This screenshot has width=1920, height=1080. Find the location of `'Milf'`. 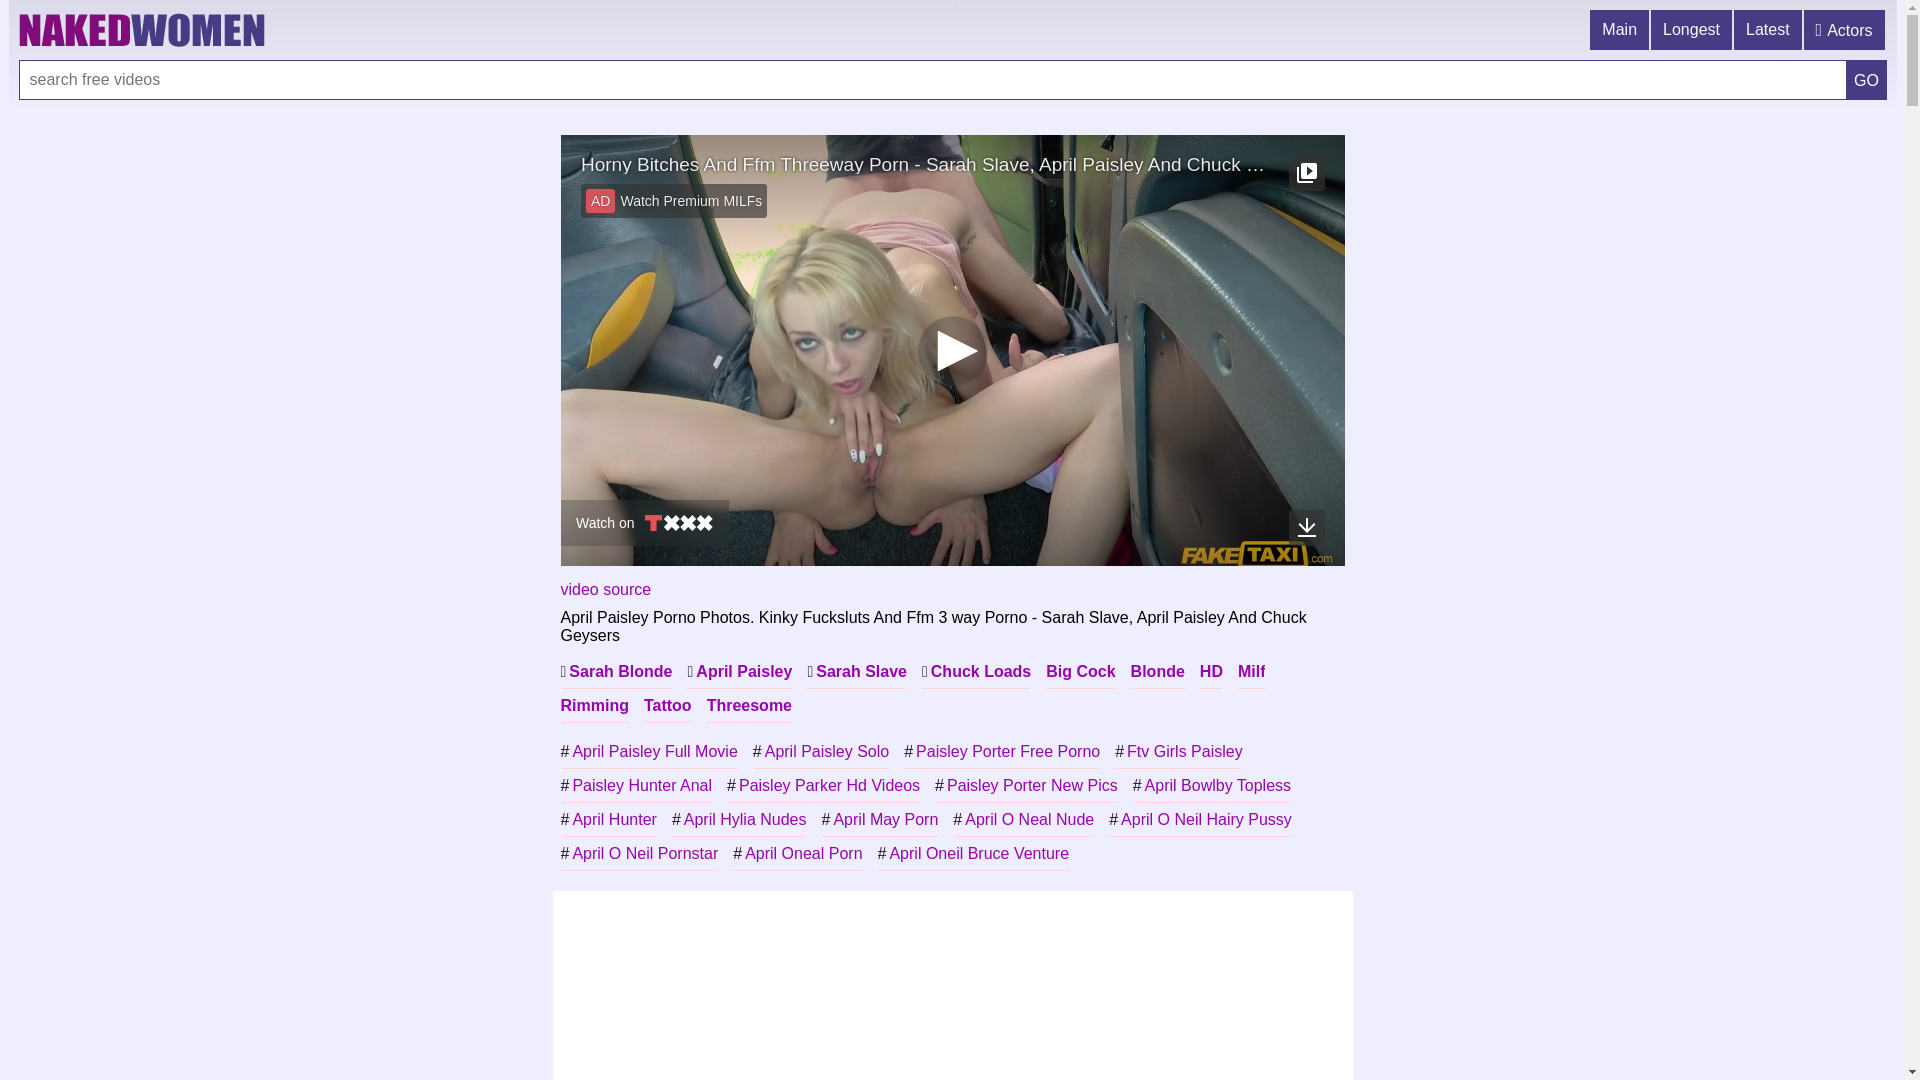

'Milf' is located at coordinates (1237, 671).